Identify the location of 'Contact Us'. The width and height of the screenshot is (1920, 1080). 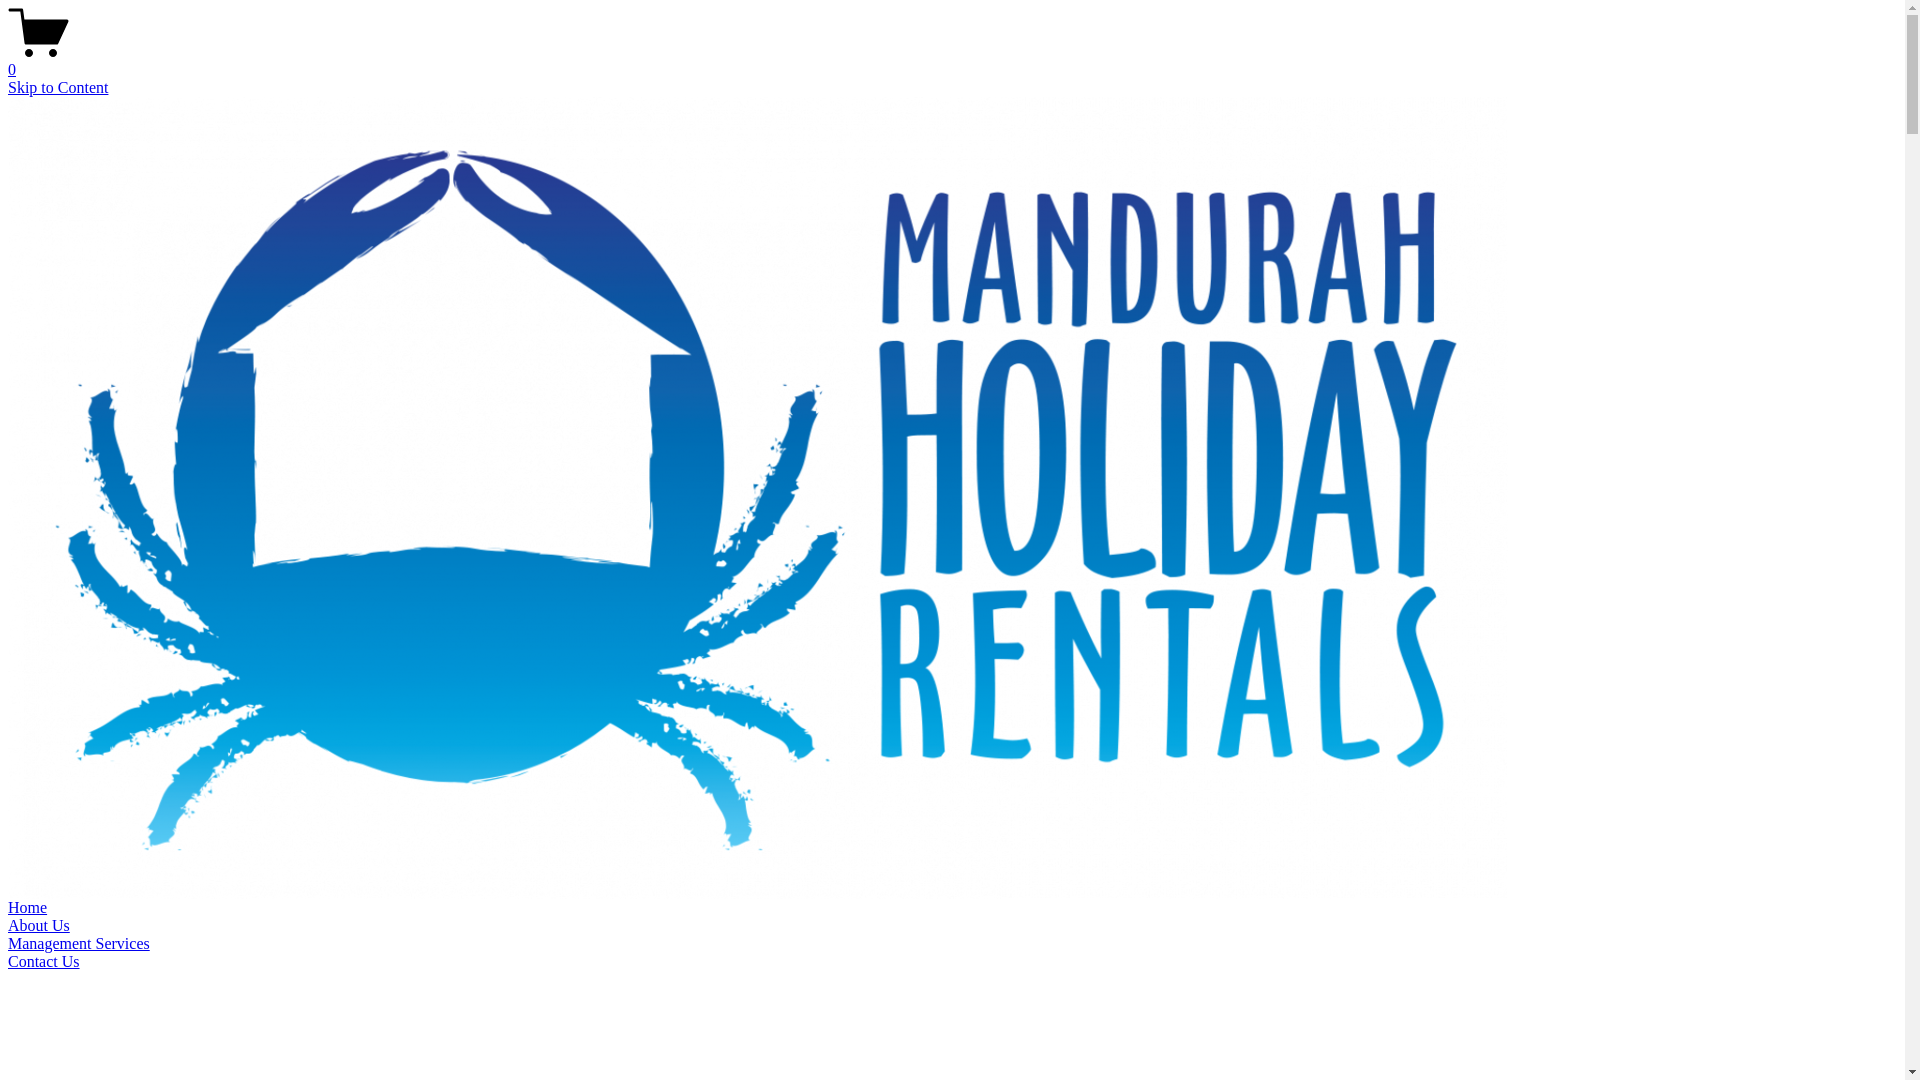
(43, 960).